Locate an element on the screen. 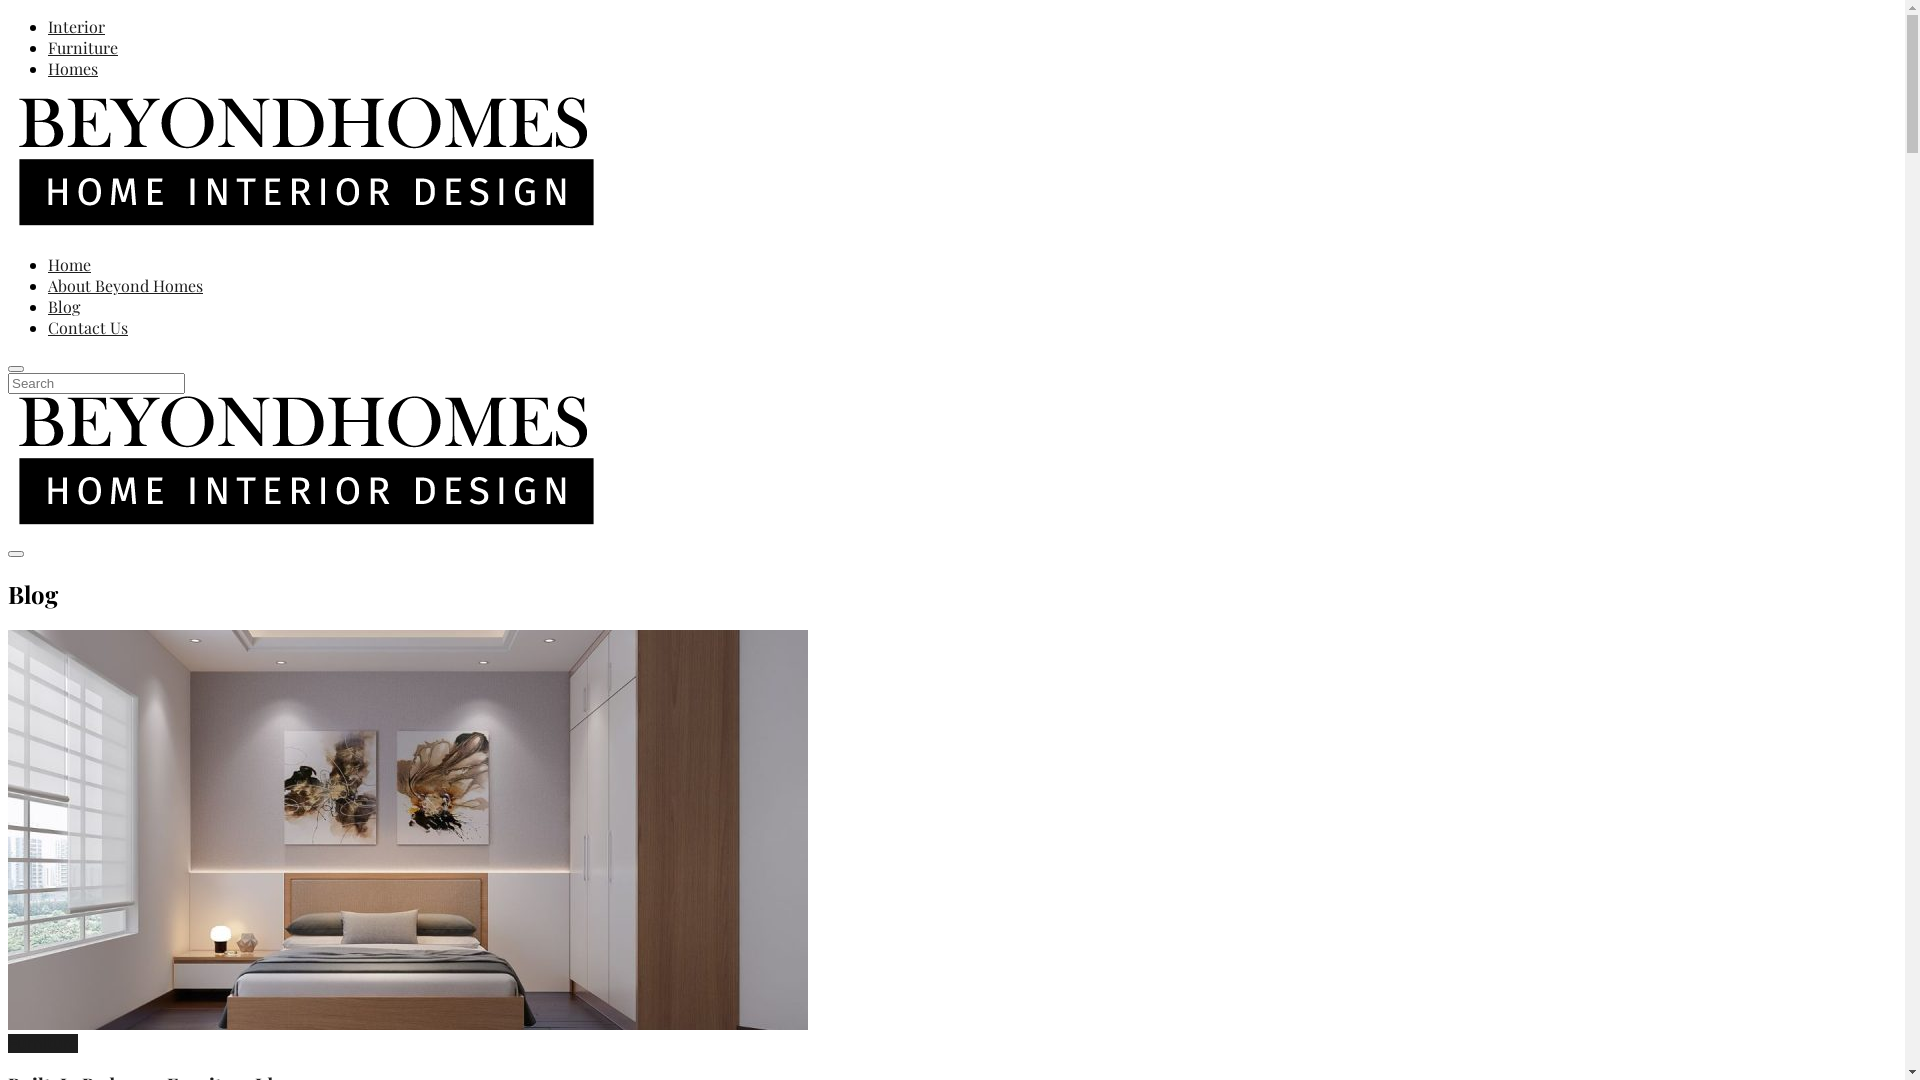  'Blog' is located at coordinates (63, 306).